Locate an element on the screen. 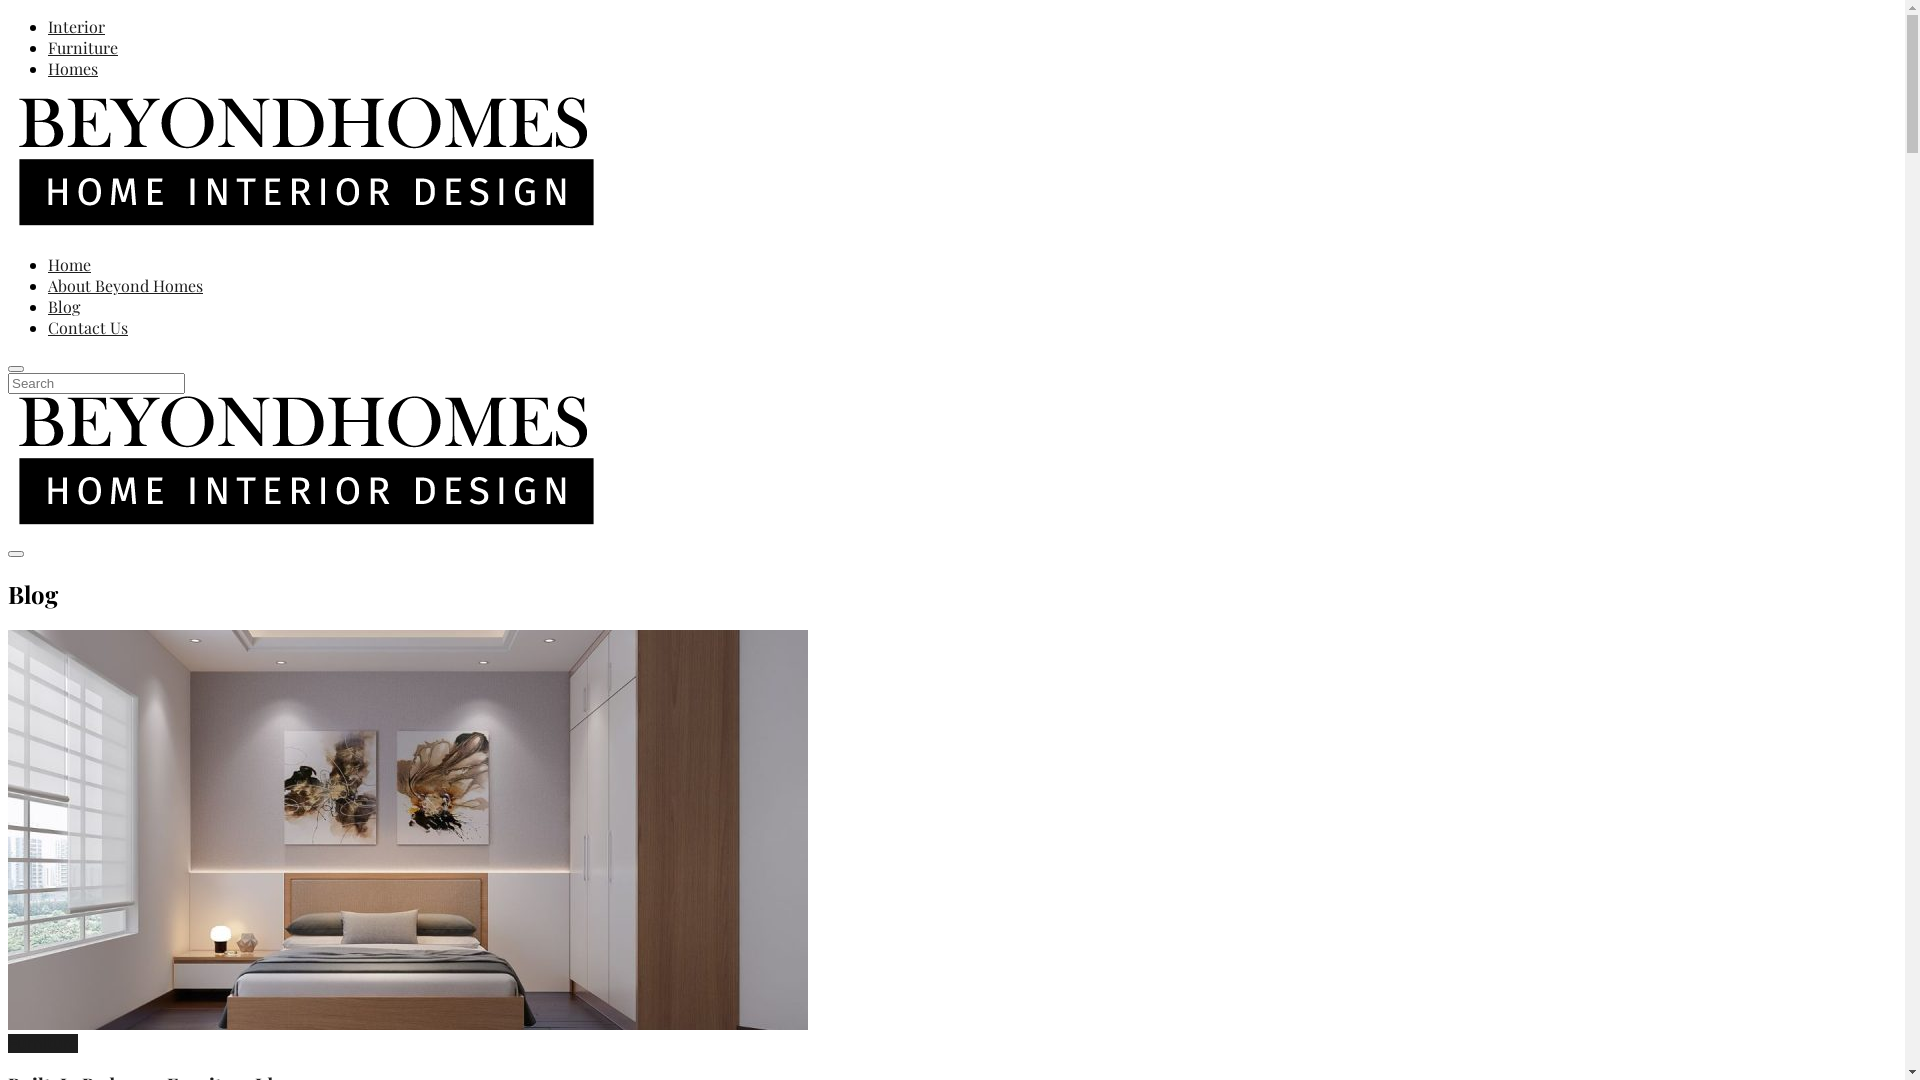  'Blog' is located at coordinates (63, 306).